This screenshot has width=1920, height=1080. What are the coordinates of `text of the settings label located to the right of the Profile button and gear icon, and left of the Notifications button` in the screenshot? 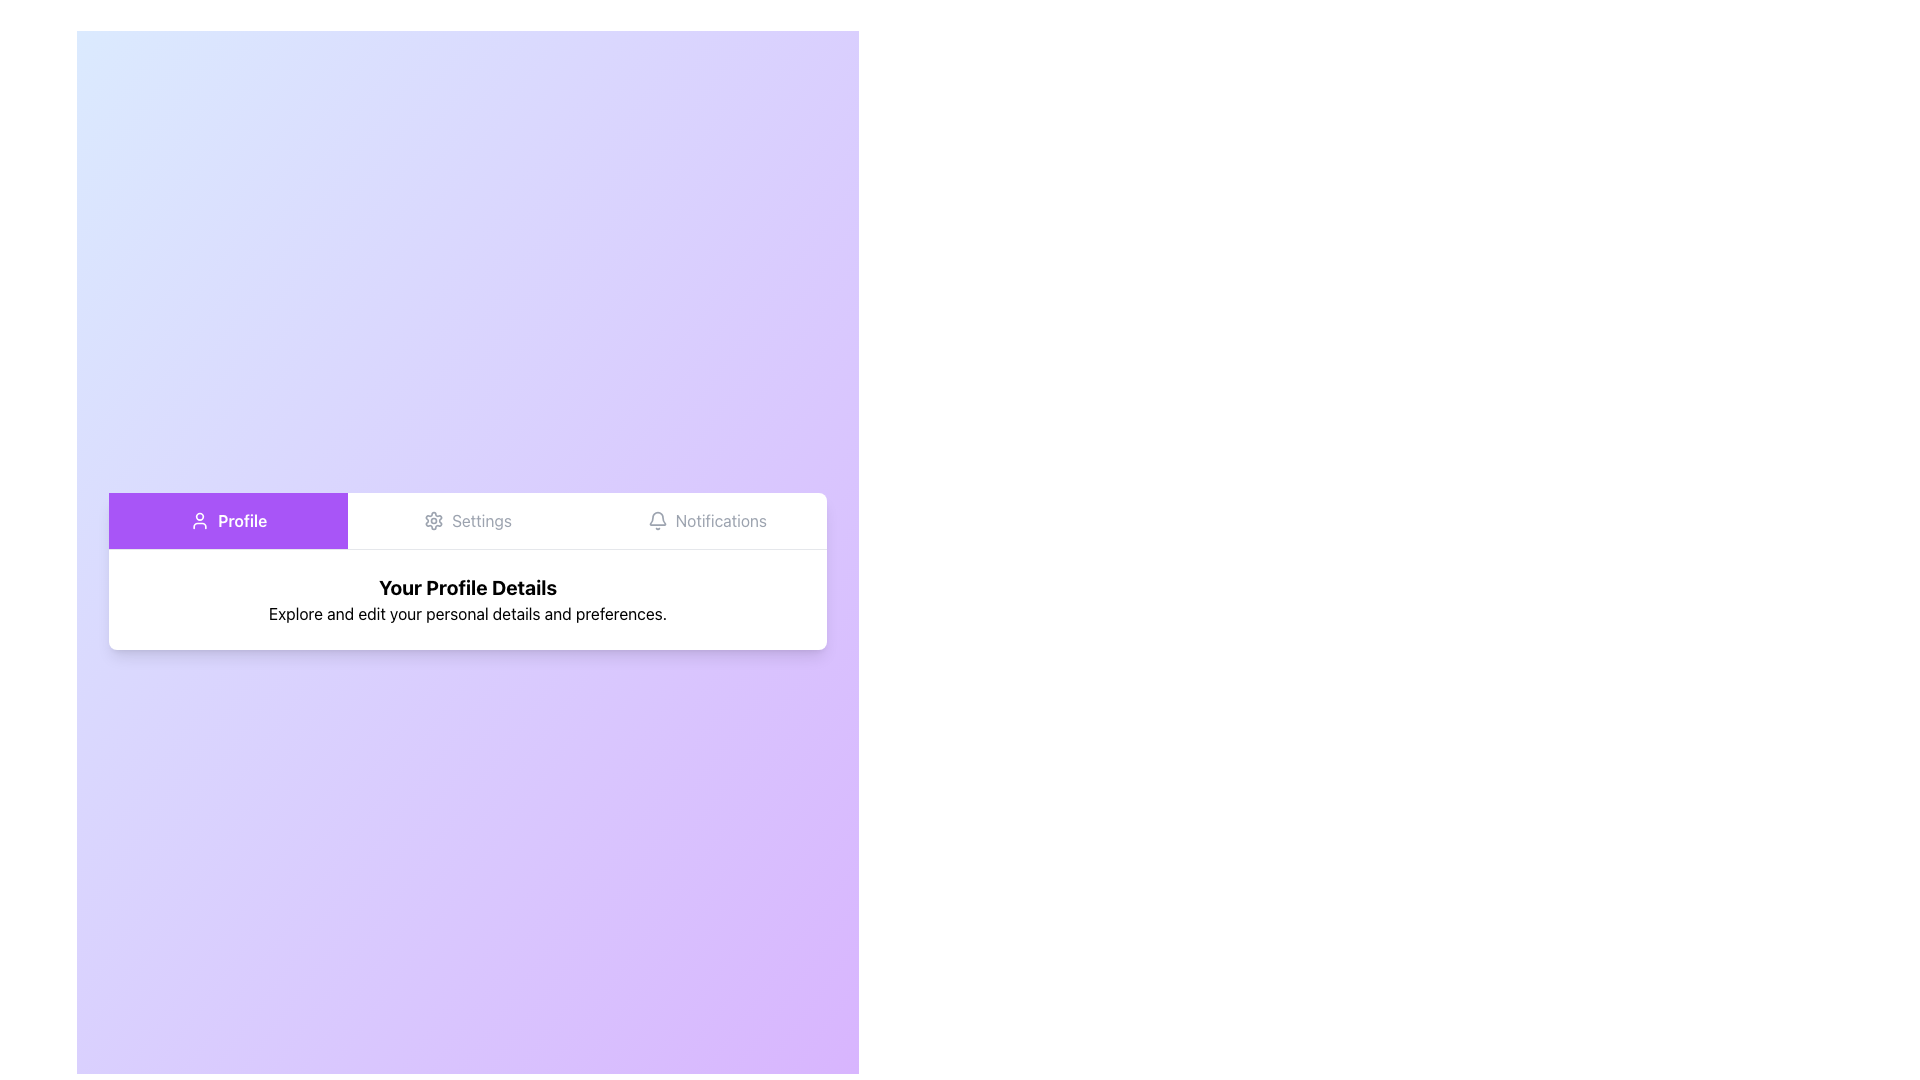 It's located at (481, 519).